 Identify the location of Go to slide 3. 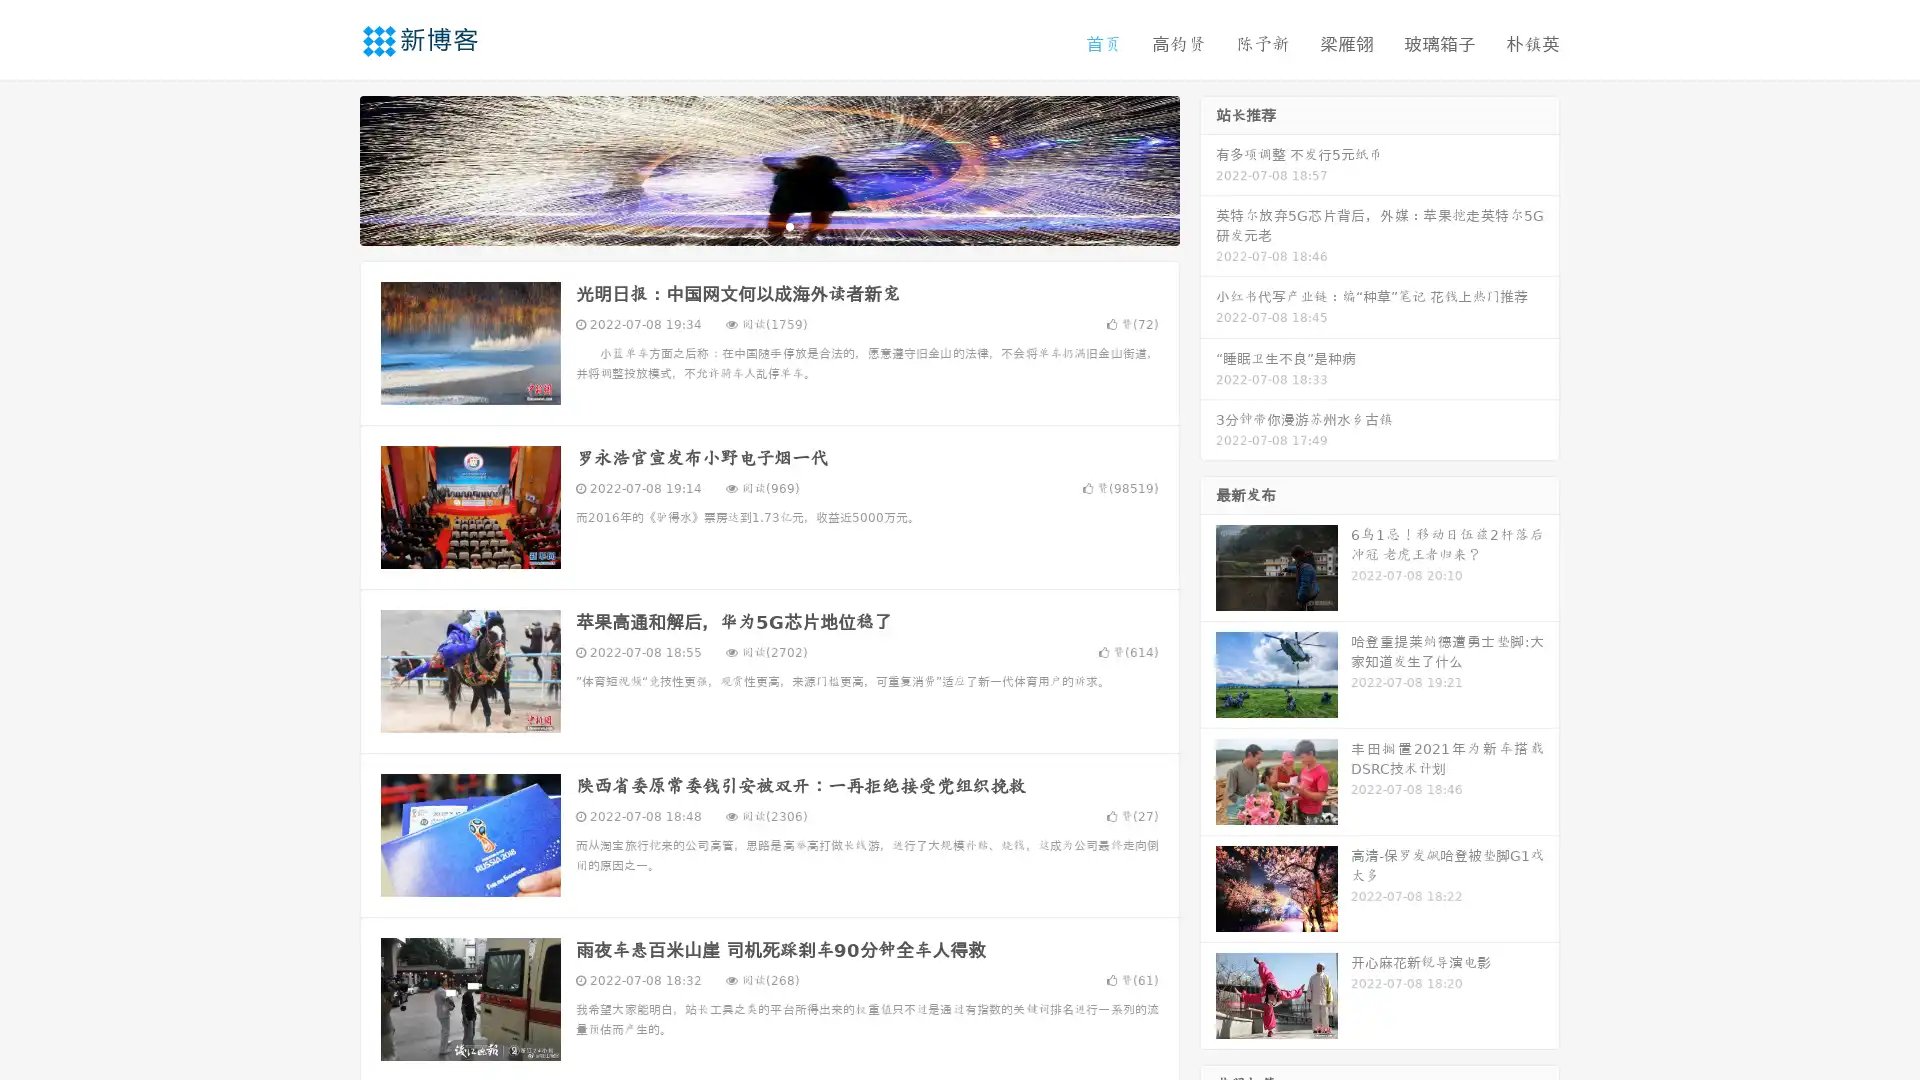
(789, 225).